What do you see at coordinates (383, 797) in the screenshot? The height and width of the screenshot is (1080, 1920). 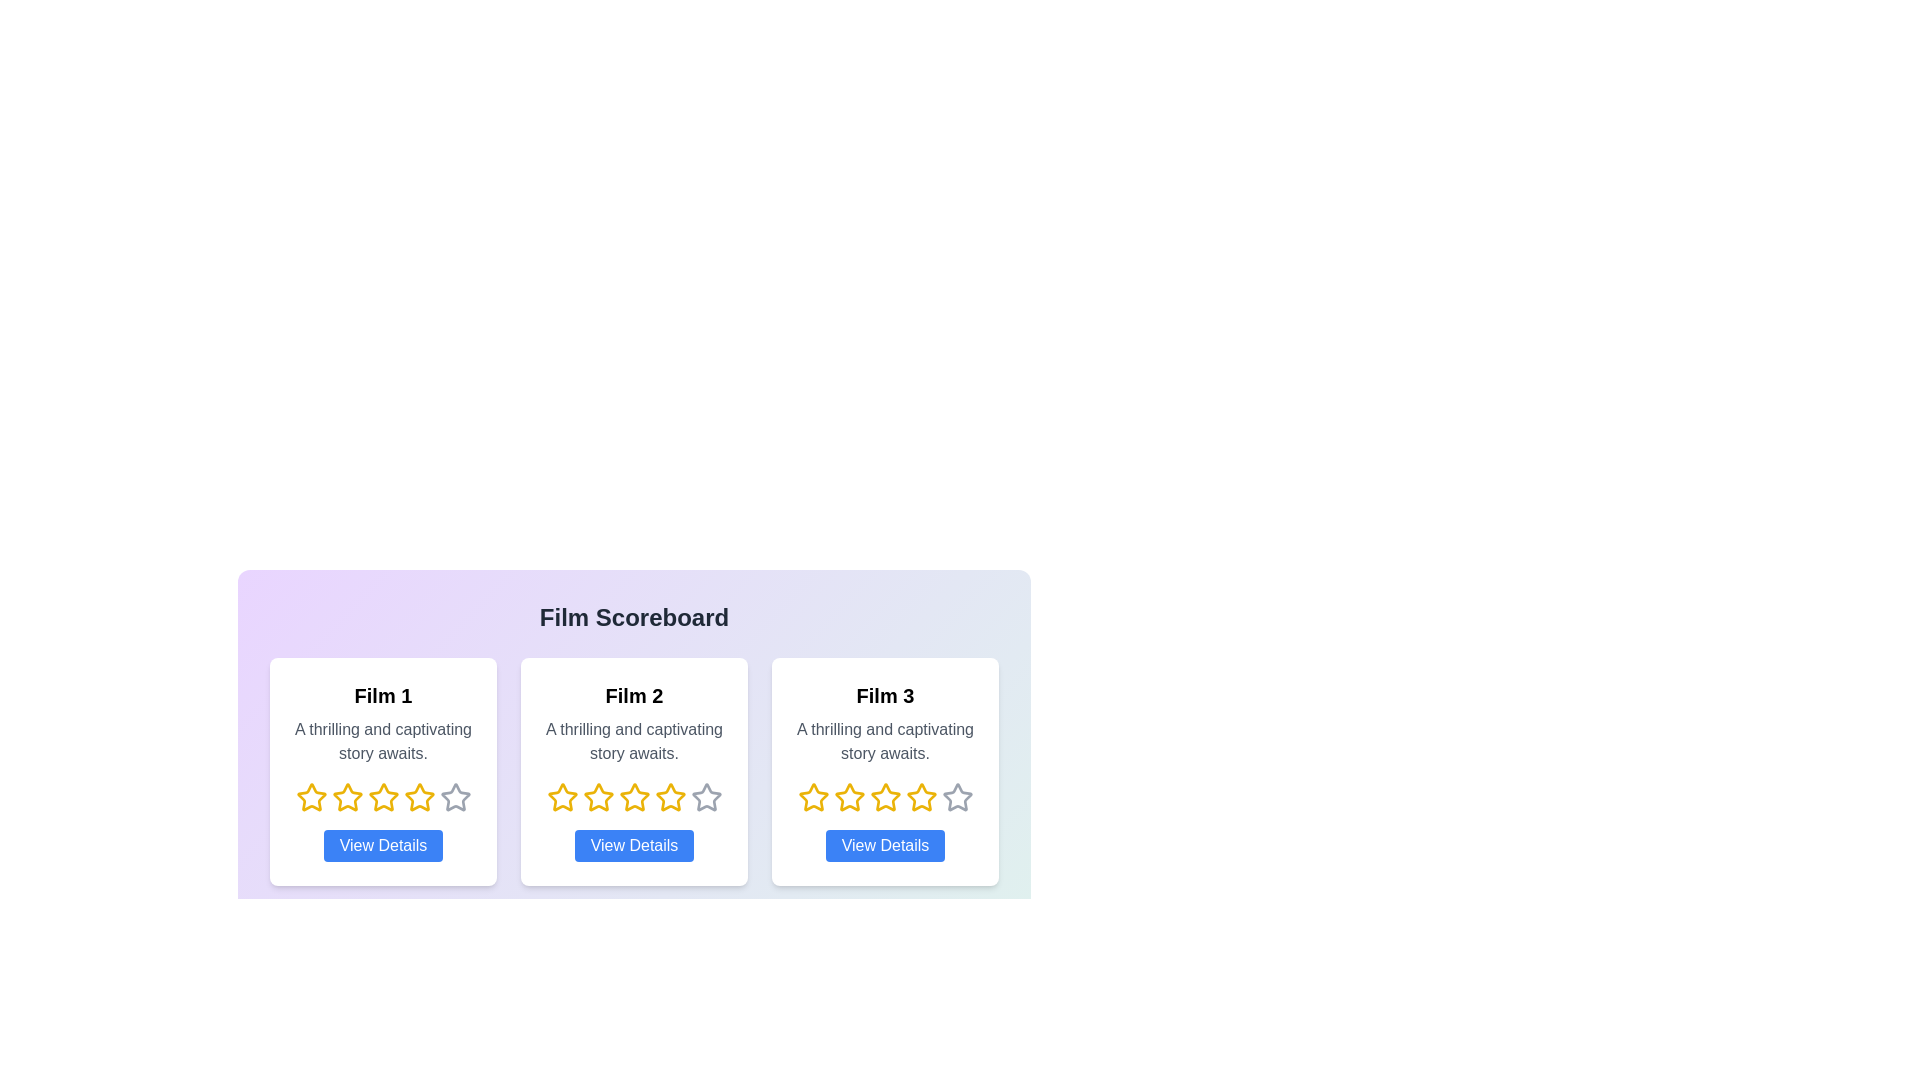 I see `the rating of a film to 3 stars by clicking on the corresponding star` at bounding box center [383, 797].